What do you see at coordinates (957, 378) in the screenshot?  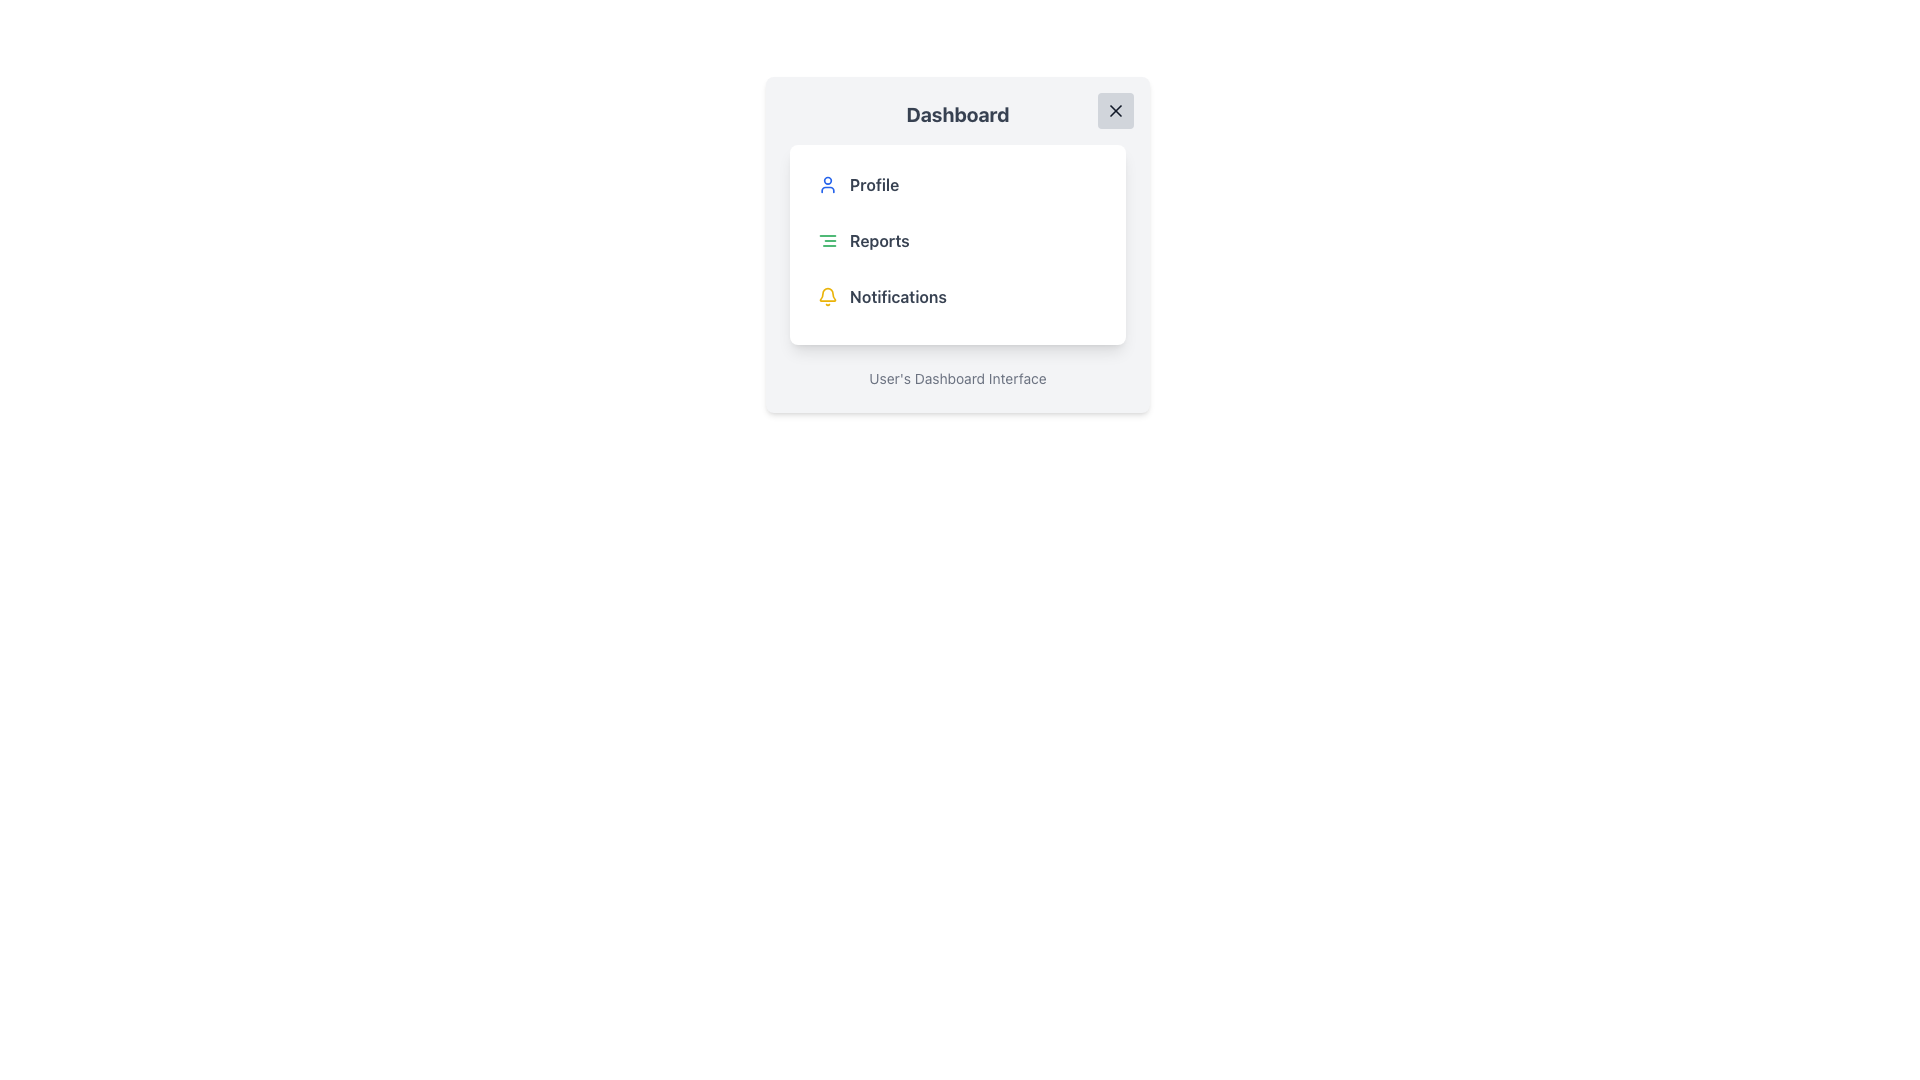 I see `the text label that reads 'User's Dashboard Interface', which is located at the bottom-center of the dashboard pop-up panel` at bounding box center [957, 378].